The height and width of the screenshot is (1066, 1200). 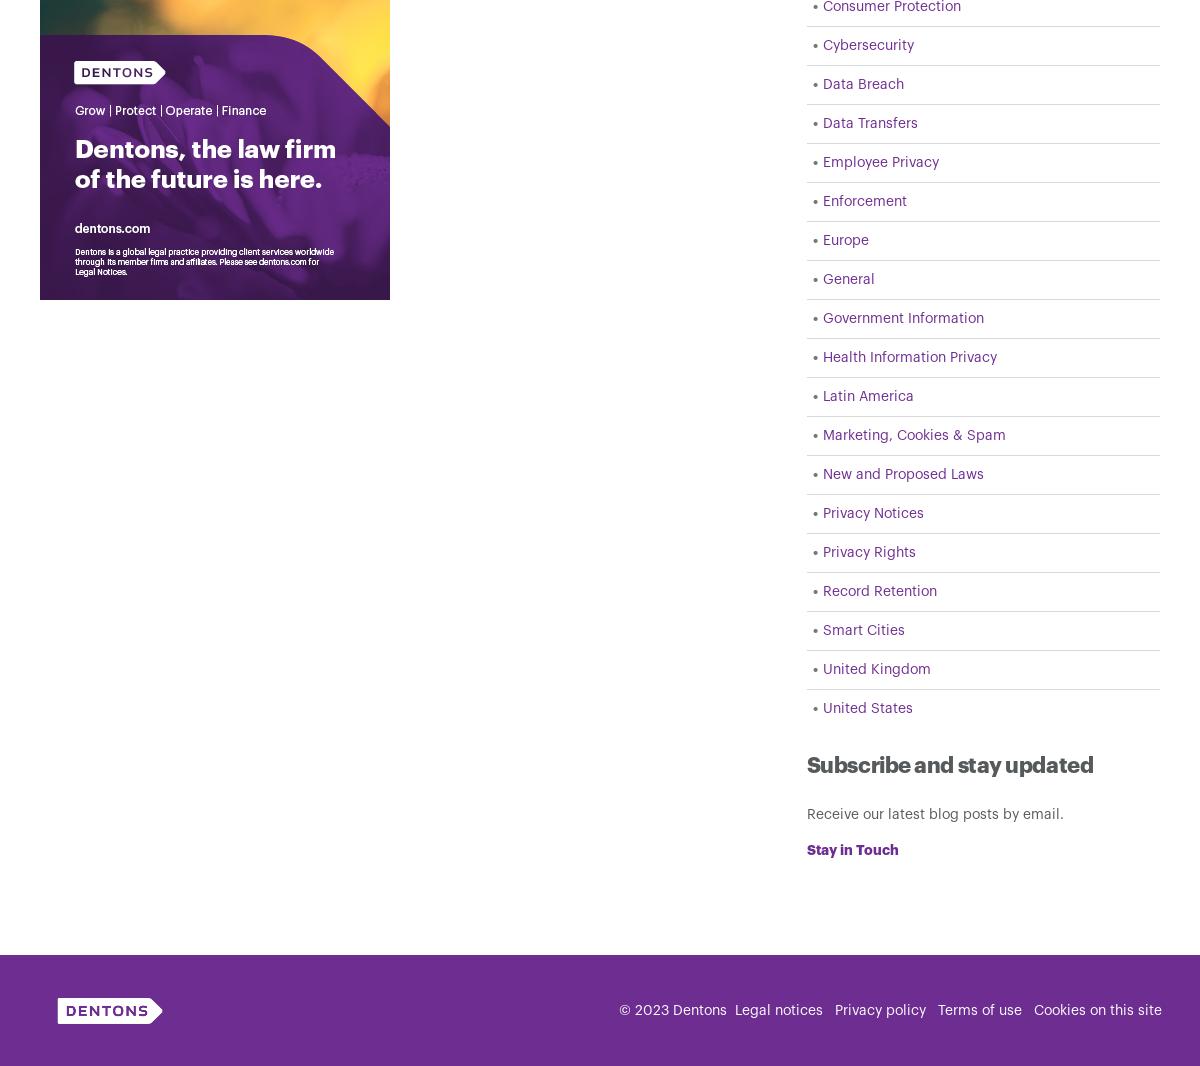 What do you see at coordinates (821, 201) in the screenshot?
I see `'Enforcement'` at bounding box center [821, 201].